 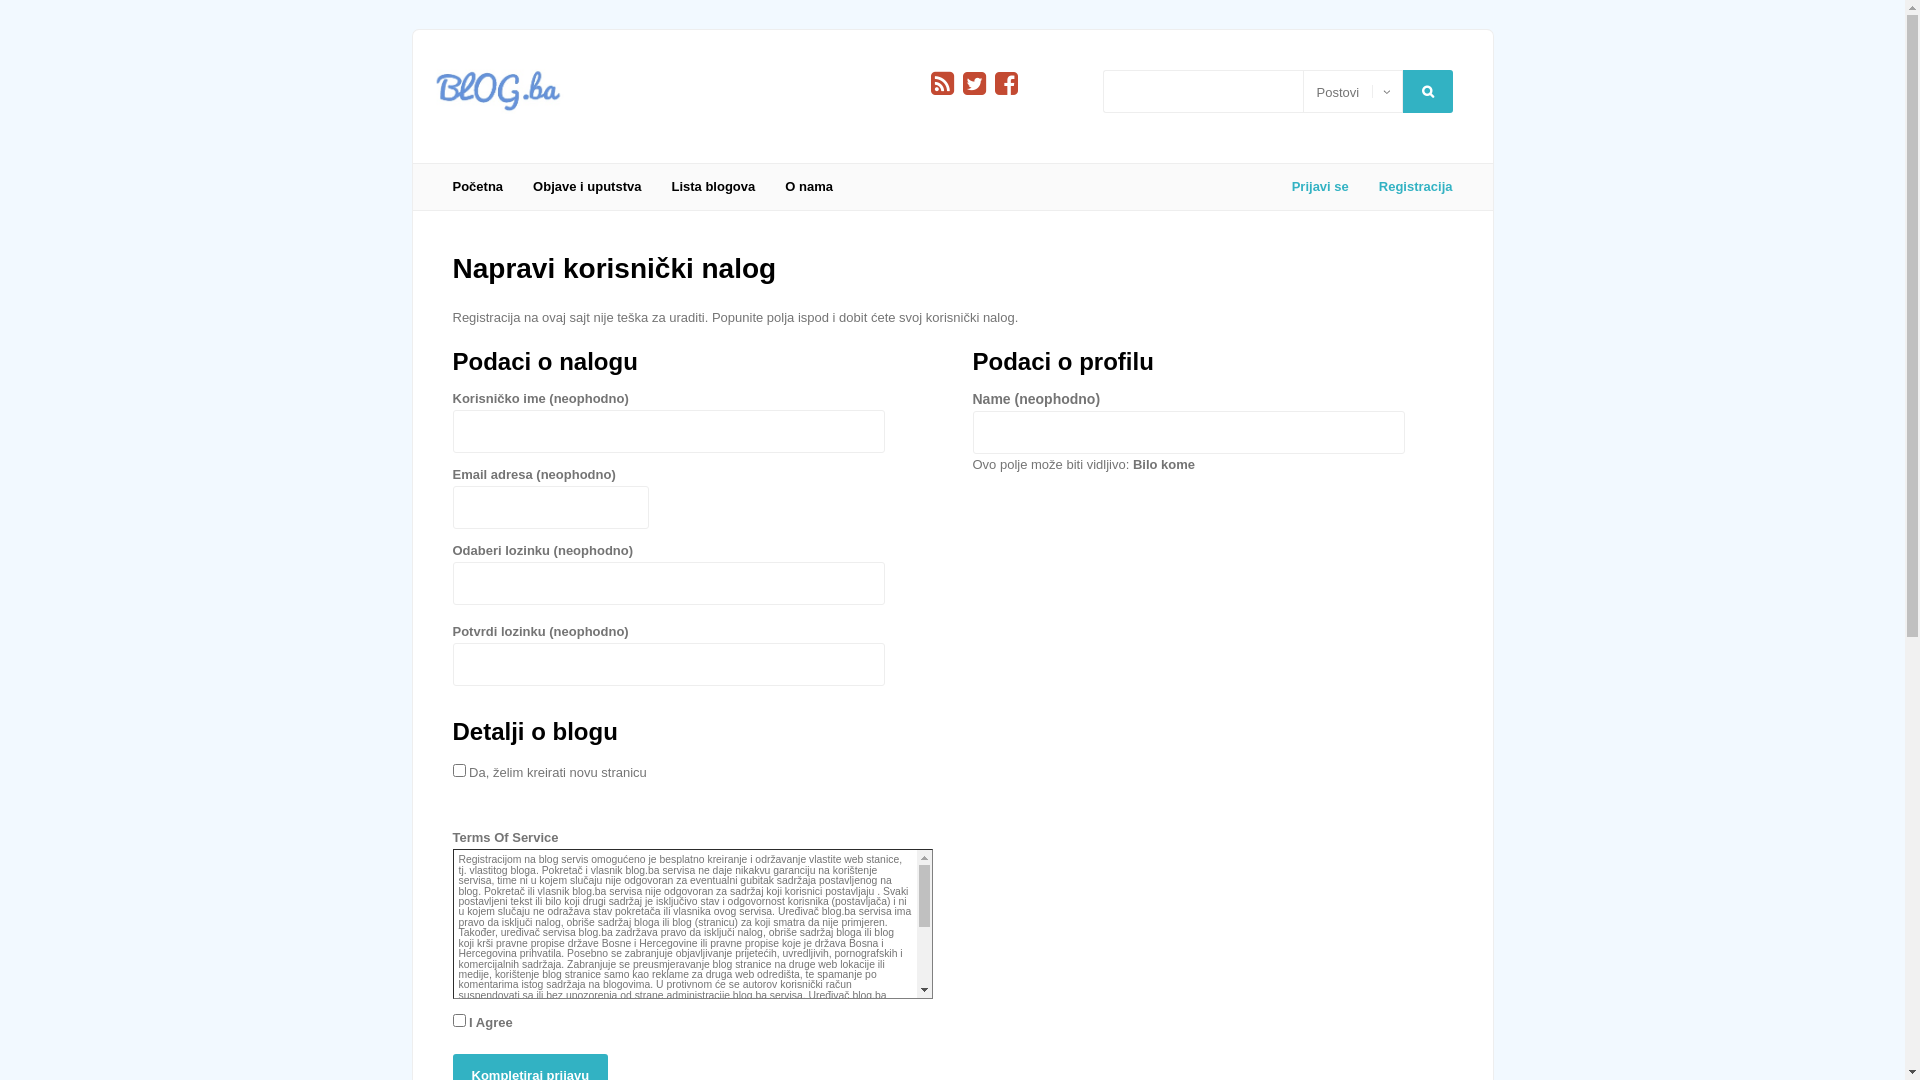 What do you see at coordinates (713, 186) in the screenshot?
I see `'Lista blogova'` at bounding box center [713, 186].